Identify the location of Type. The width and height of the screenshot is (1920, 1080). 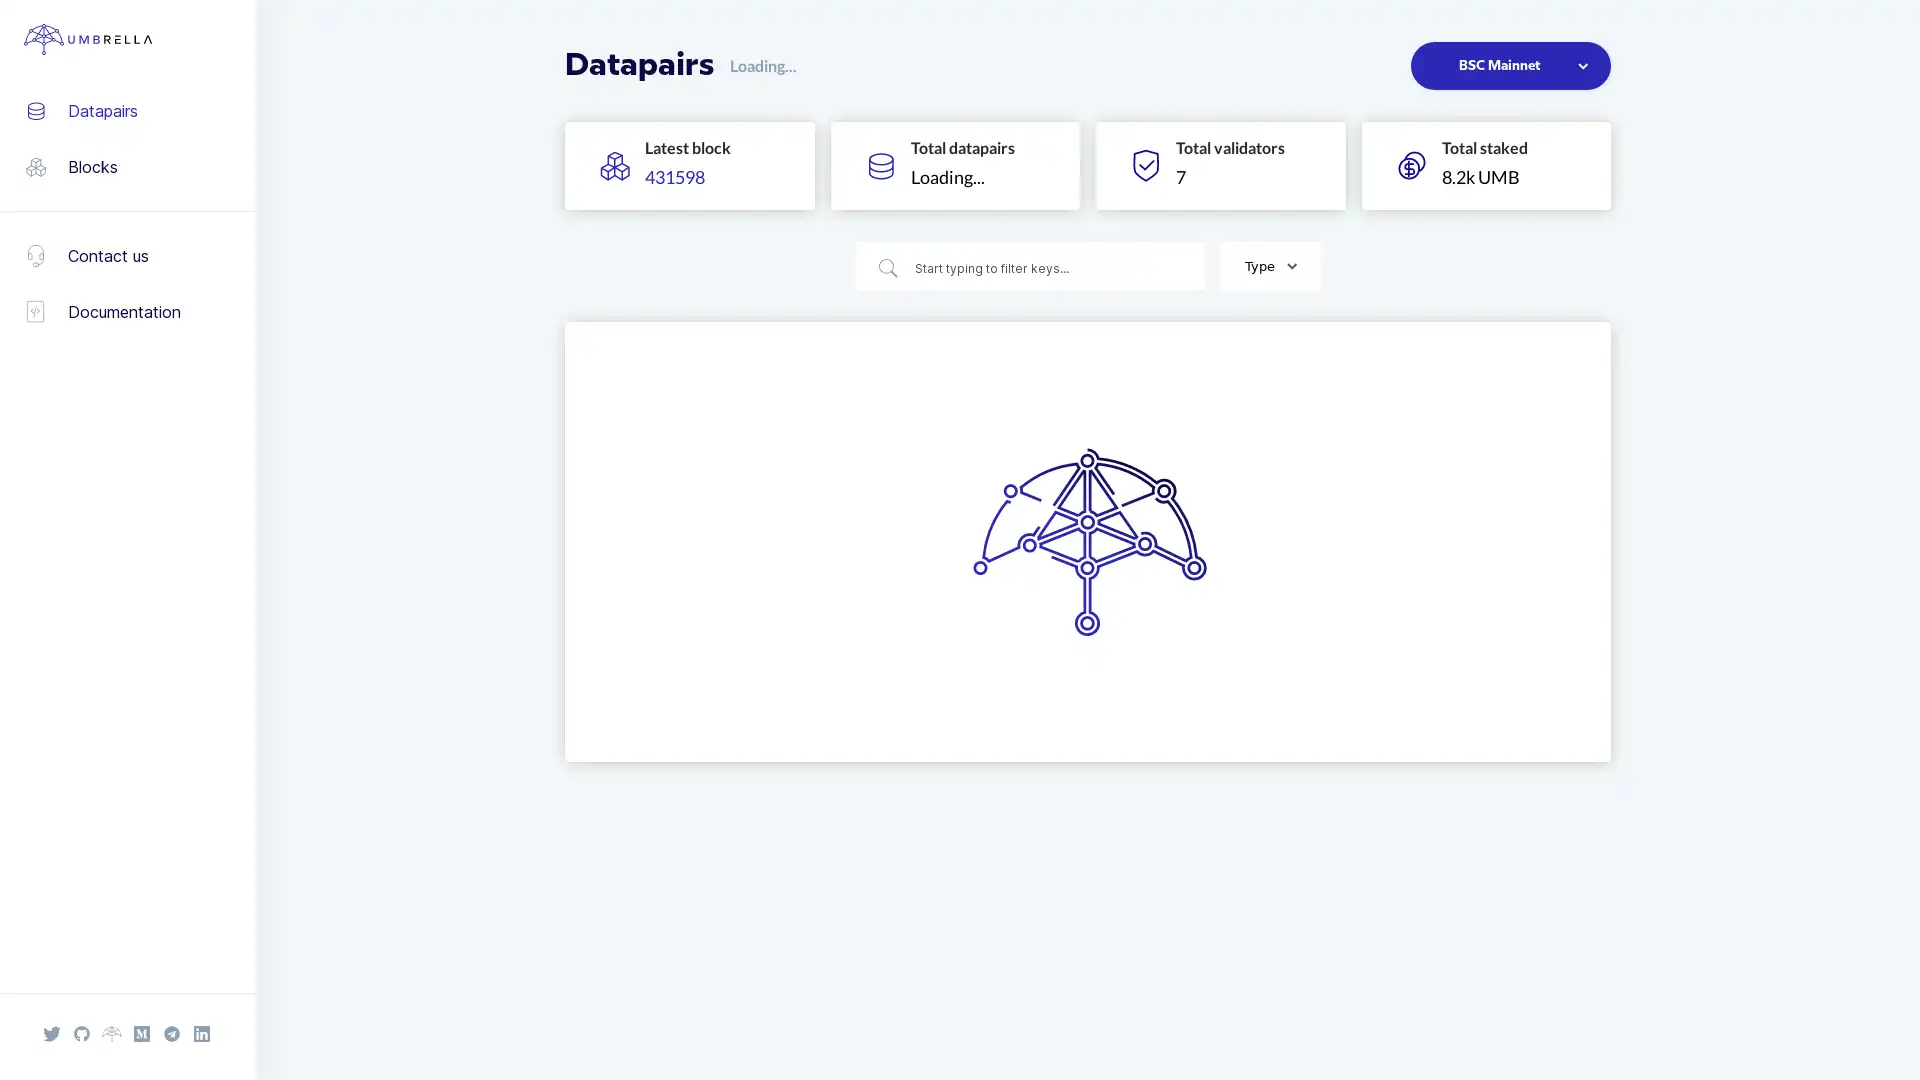
(1270, 265).